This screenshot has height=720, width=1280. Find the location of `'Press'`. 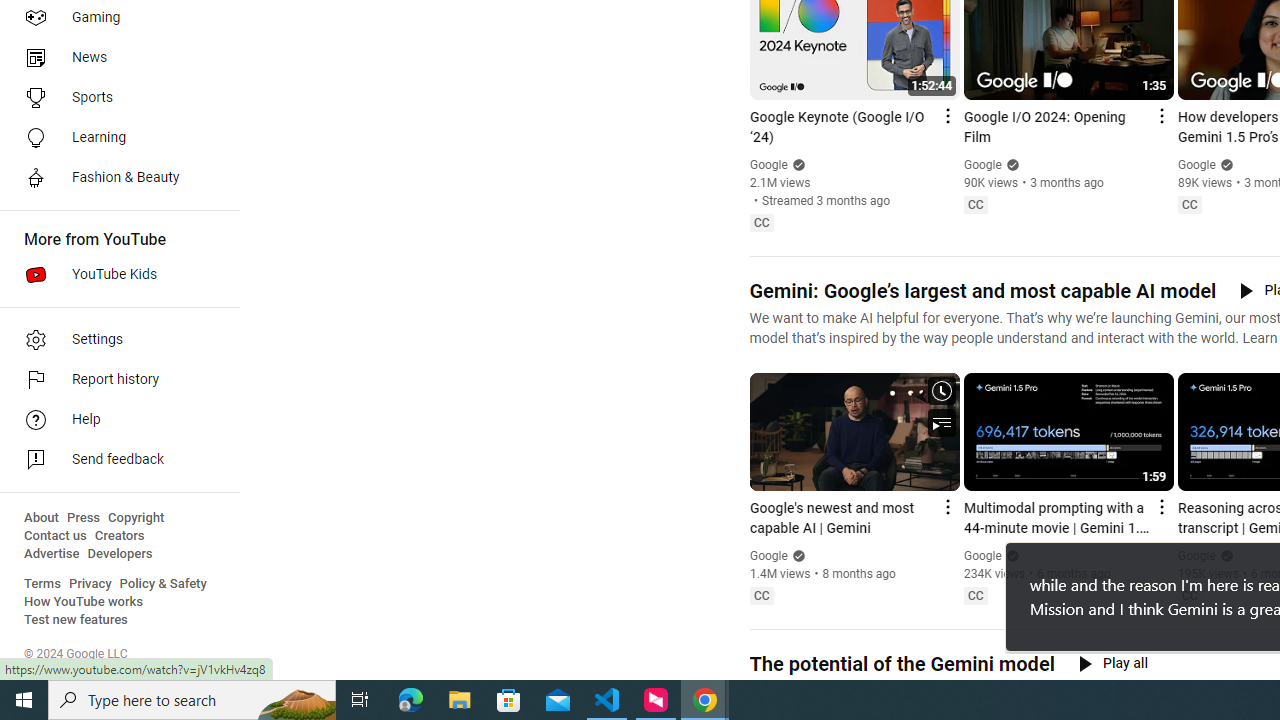

'Press' is located at coordinates (82, 517).